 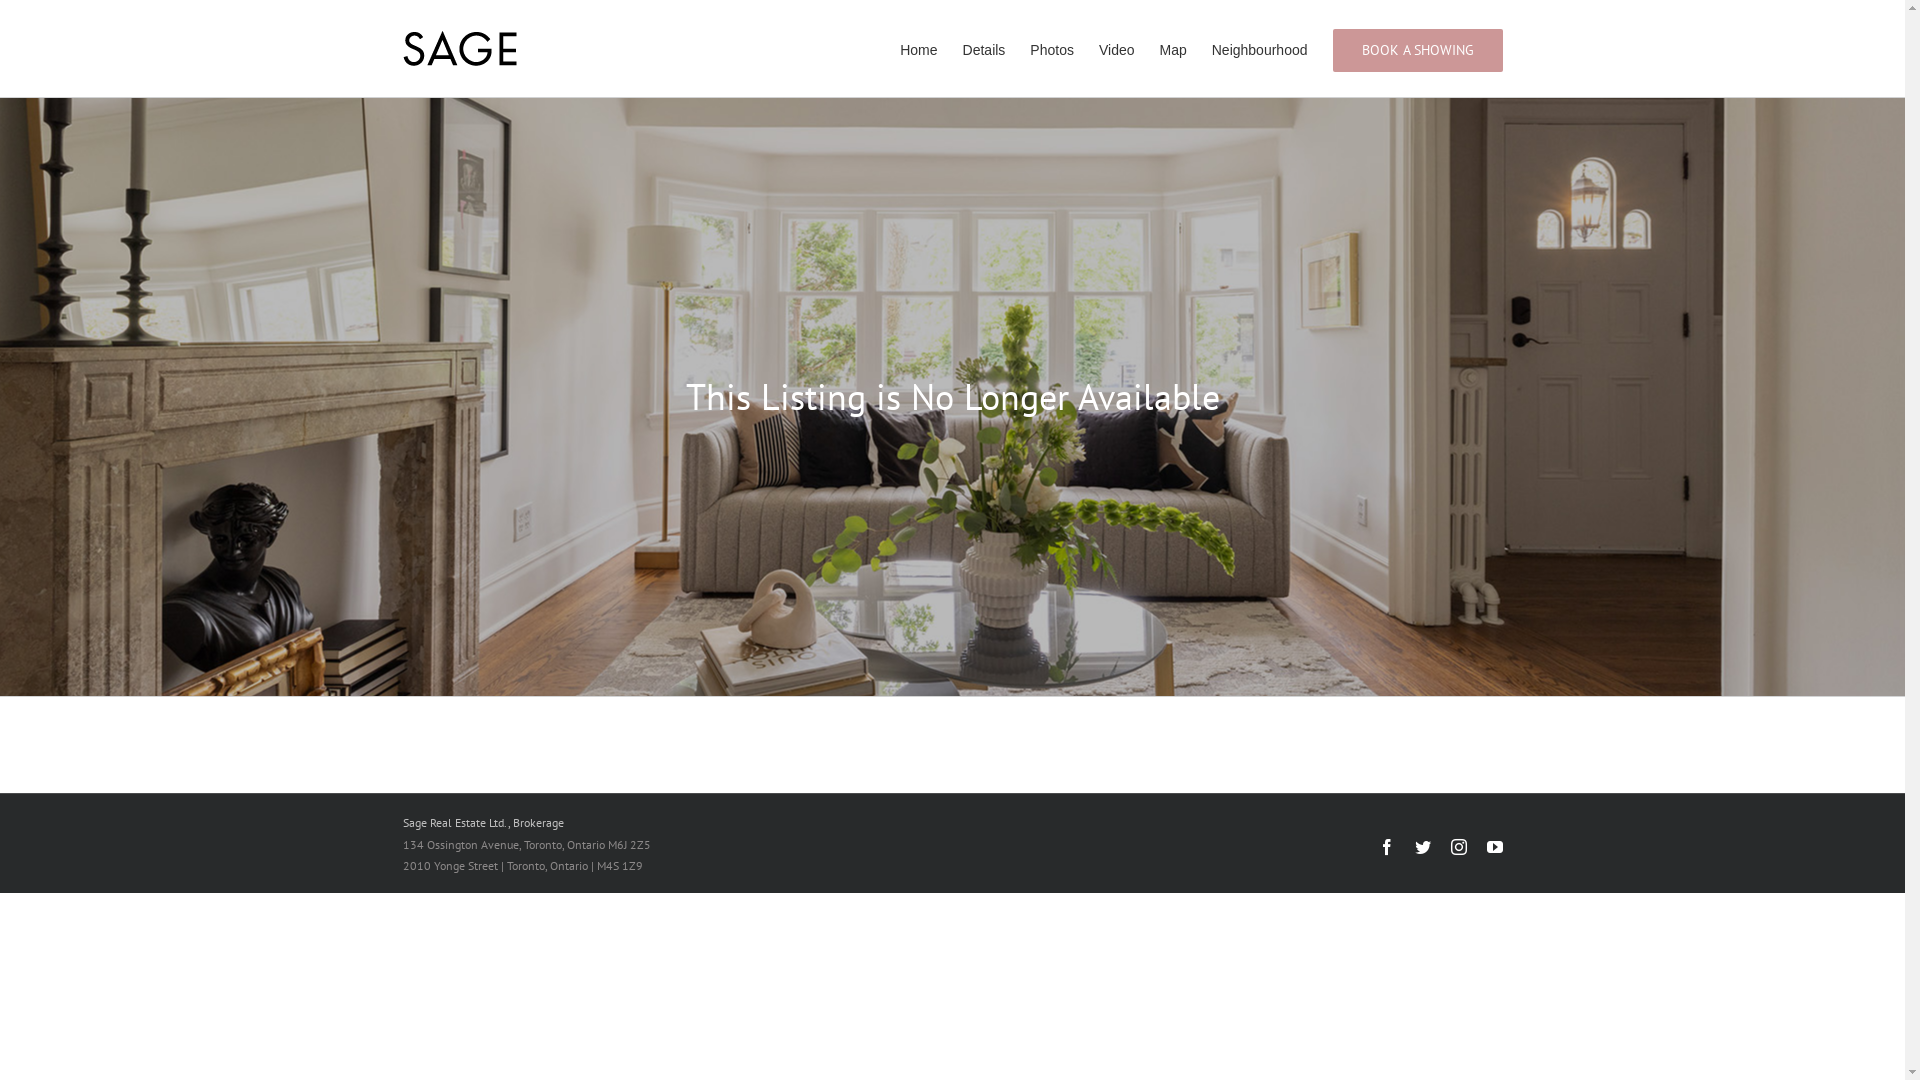 What do you see at coordinates (899, 47) in the screenshot?
I see `'Home'` at bounding box center [899, 47].